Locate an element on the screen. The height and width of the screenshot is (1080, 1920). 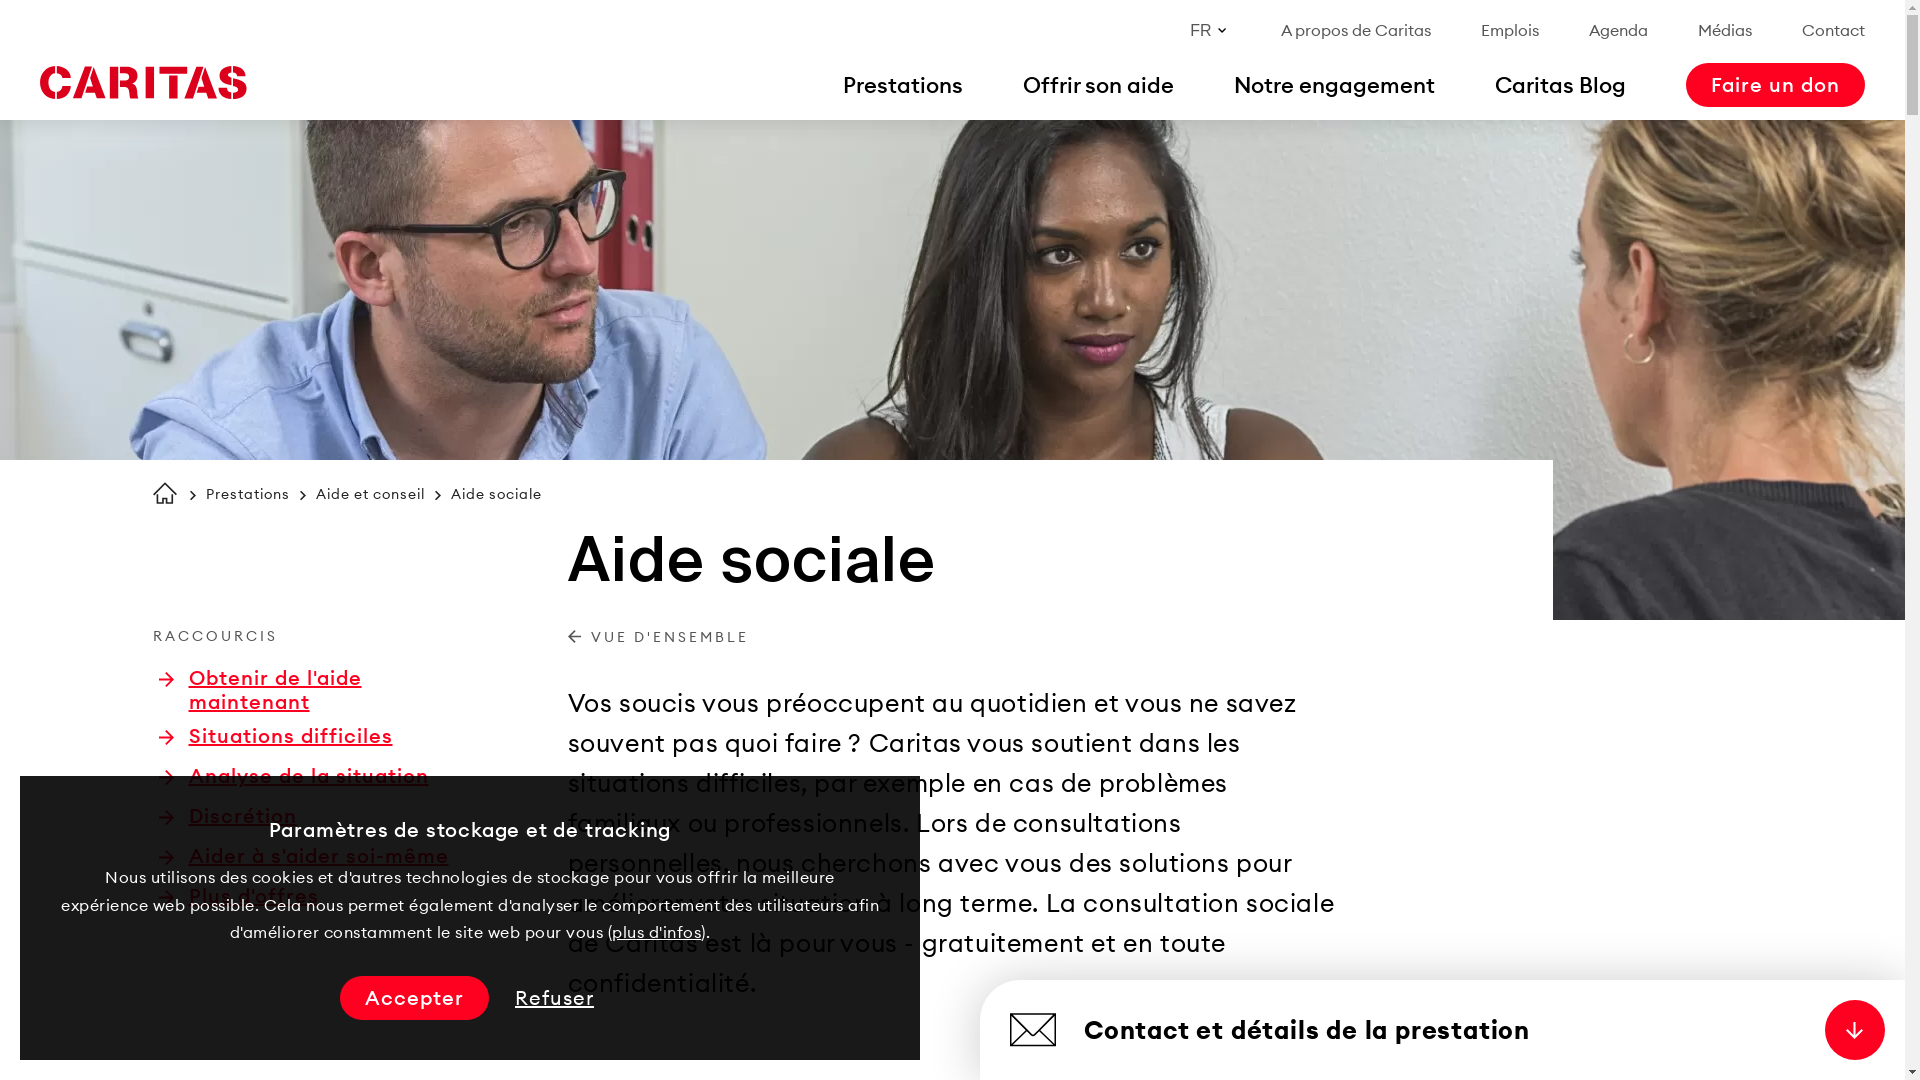
'Contact' is located at coordinates (1833, 30).